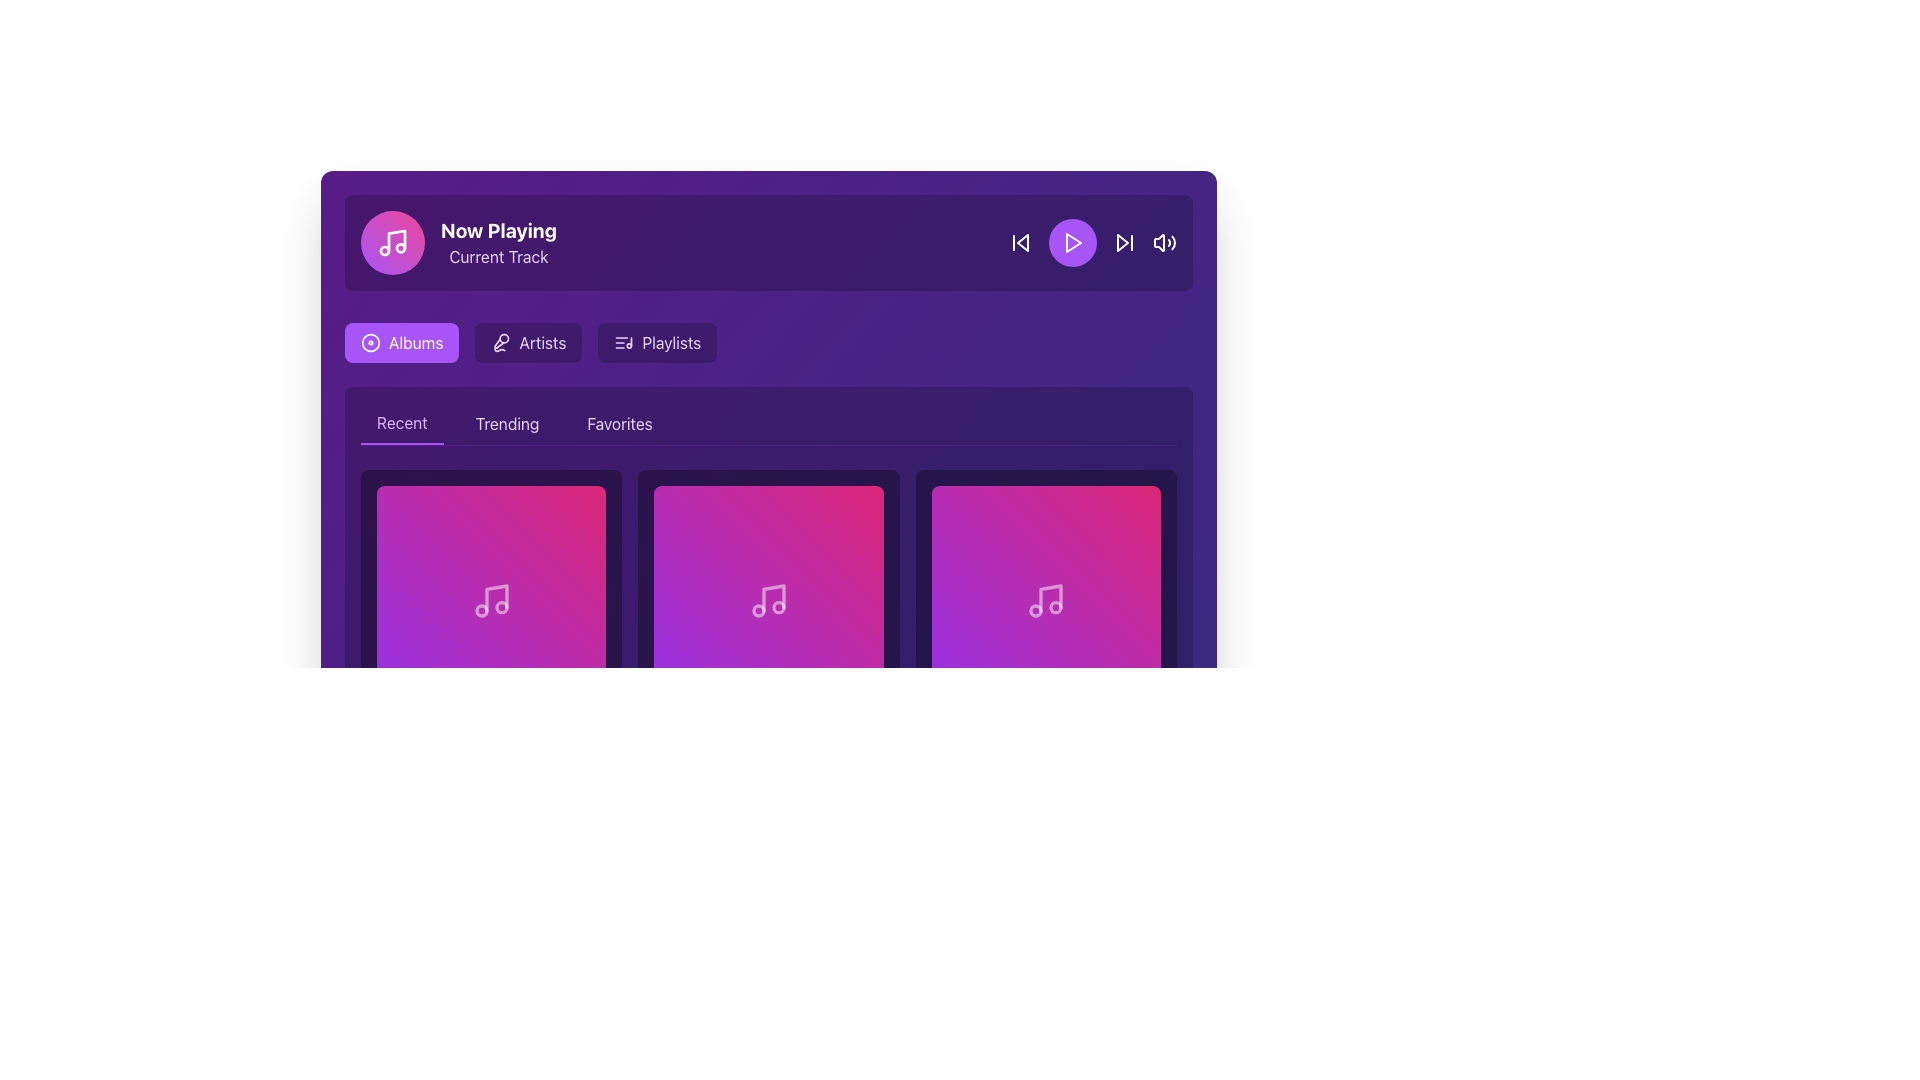  What do you see at coordinates (491, 599) in the screenshot?
I see `the music item icon located on the first card in the 'Recent' row, which is part of a grid layout below the main navigation` at bounding box center [491, 599].